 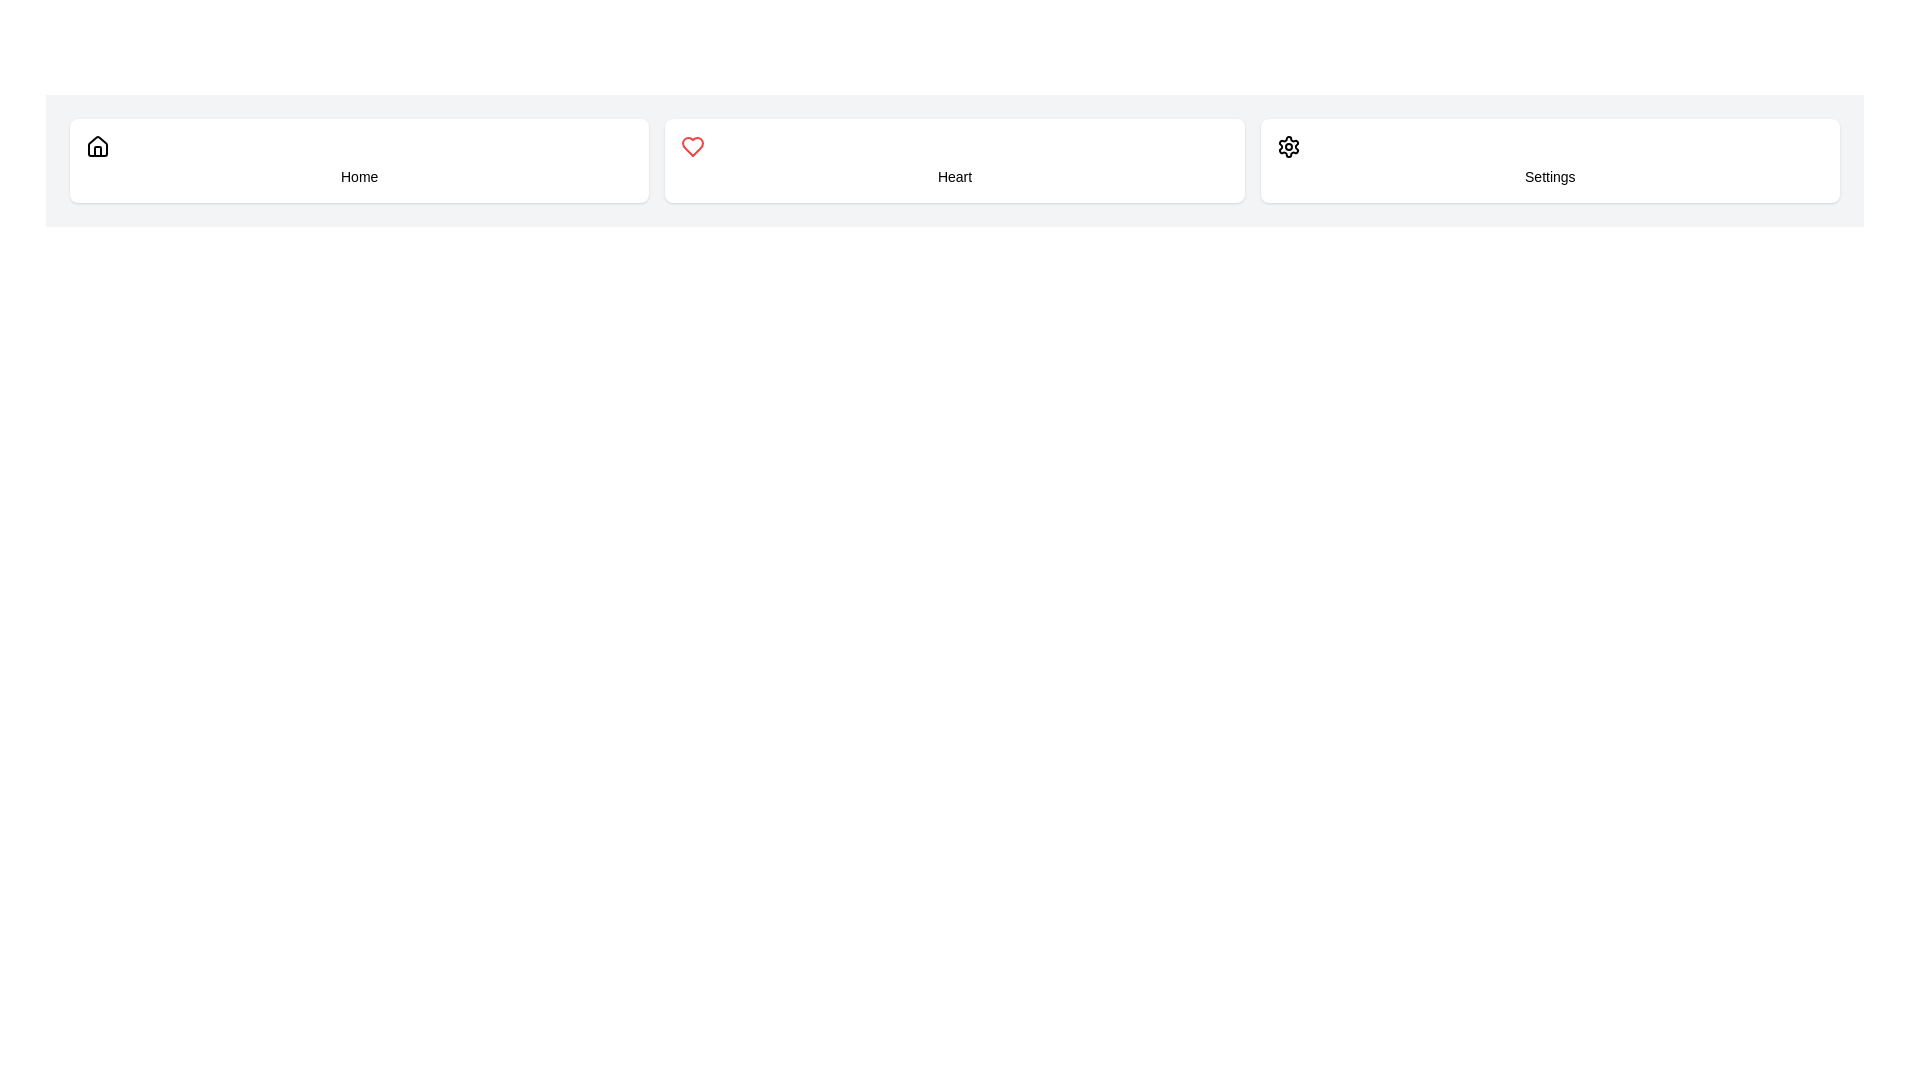 I want to click on the gear icon representing settings, located in the upper section of the interface within the 'Settings' card, visually centered above the text label 'Settings', so click(x=1288, y=145).